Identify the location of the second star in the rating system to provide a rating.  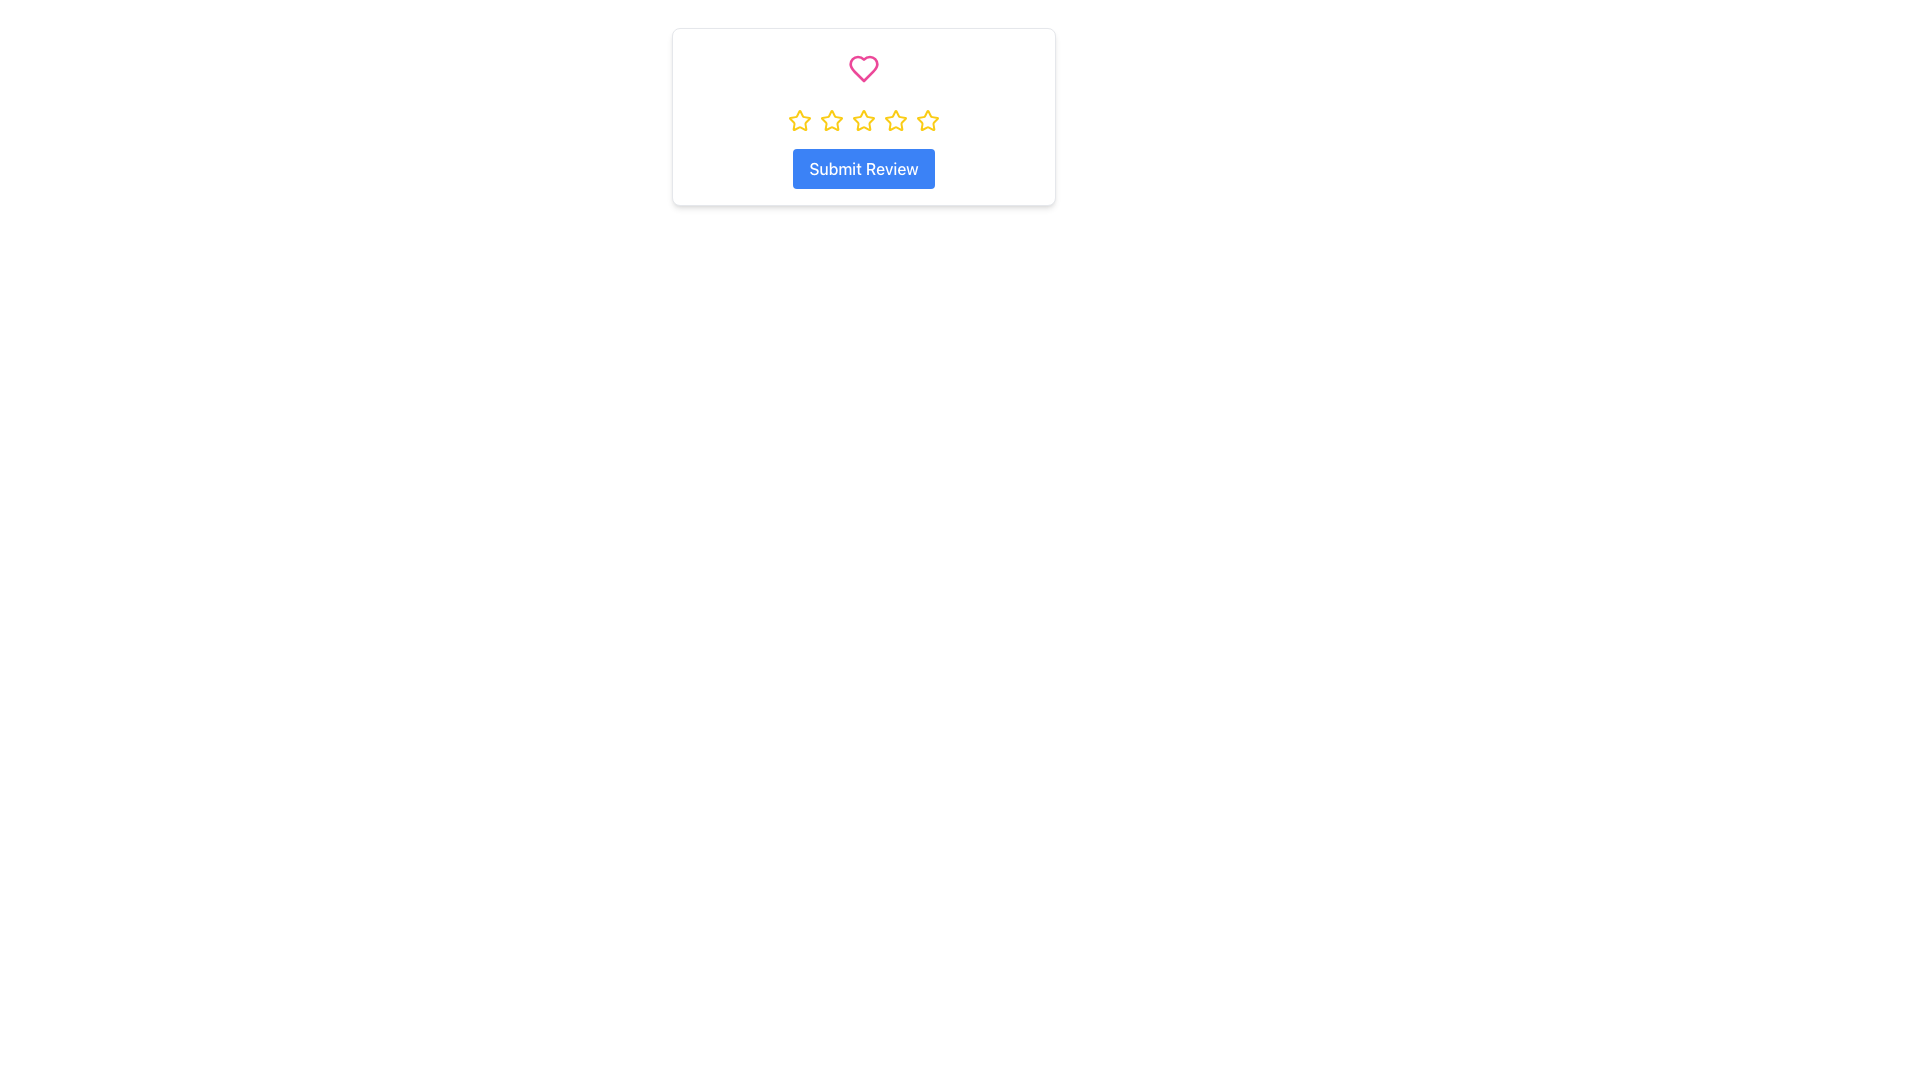
(831, 120).